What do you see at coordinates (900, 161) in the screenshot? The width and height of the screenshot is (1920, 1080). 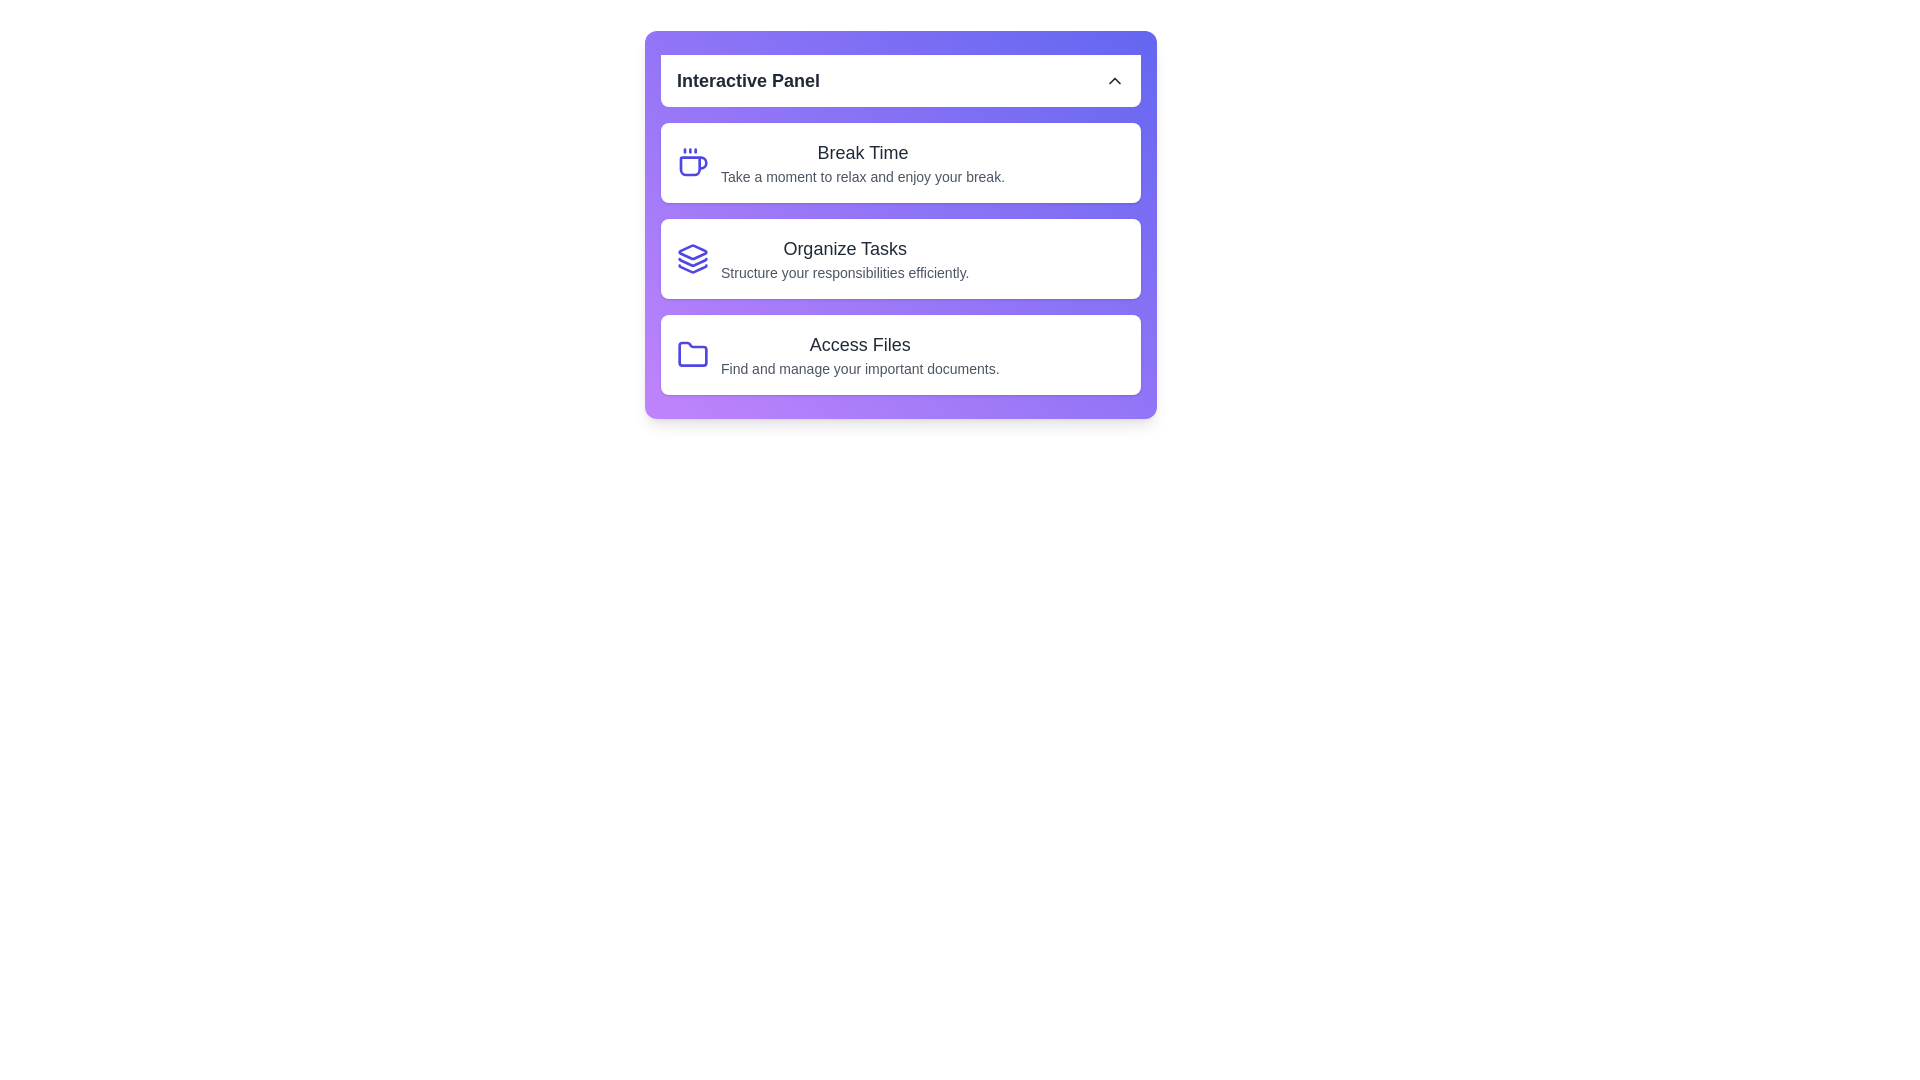 I see `the panel item Break Time to view its hover effect` at bounding box center [900, 161].